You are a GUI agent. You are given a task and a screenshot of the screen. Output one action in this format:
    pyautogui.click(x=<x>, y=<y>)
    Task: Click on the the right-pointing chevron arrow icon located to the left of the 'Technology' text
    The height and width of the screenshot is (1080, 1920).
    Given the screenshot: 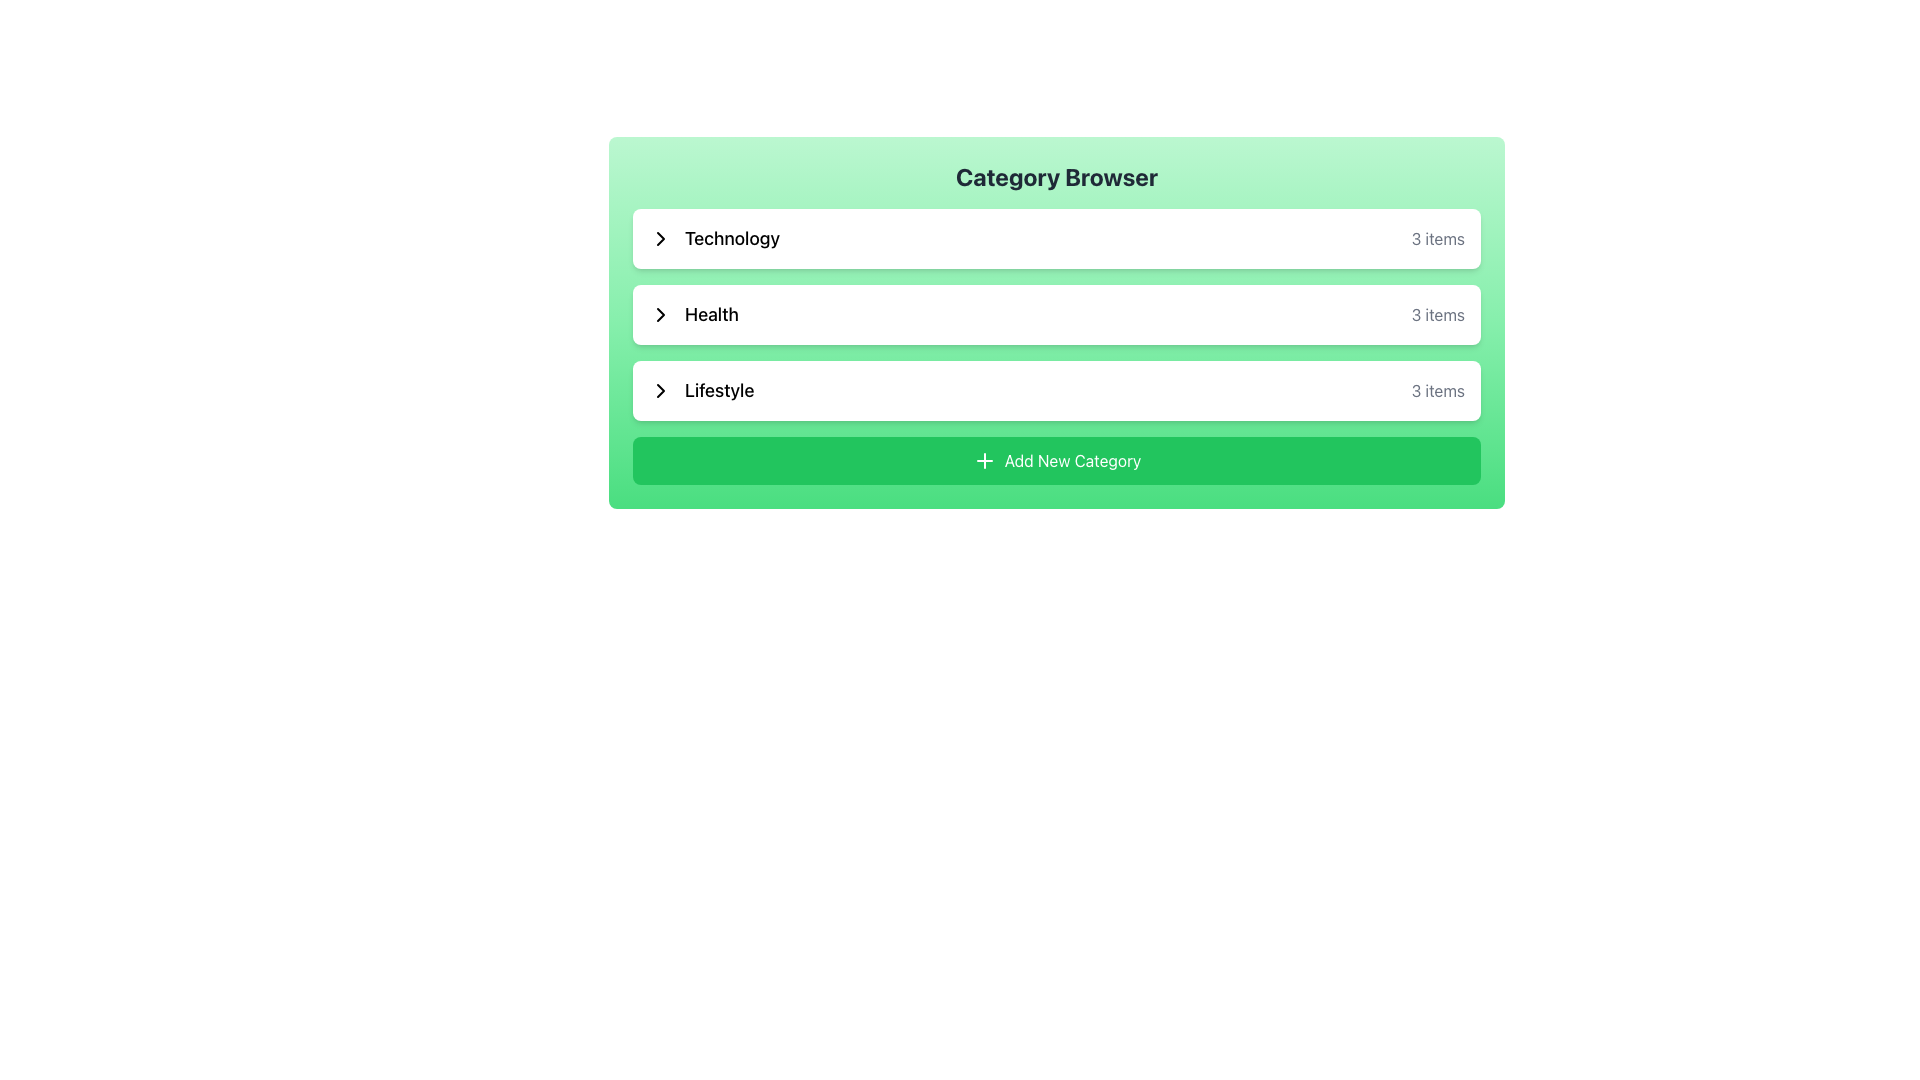 What is the action you would take?
    pyautogui.click(x=661, y=238)
    